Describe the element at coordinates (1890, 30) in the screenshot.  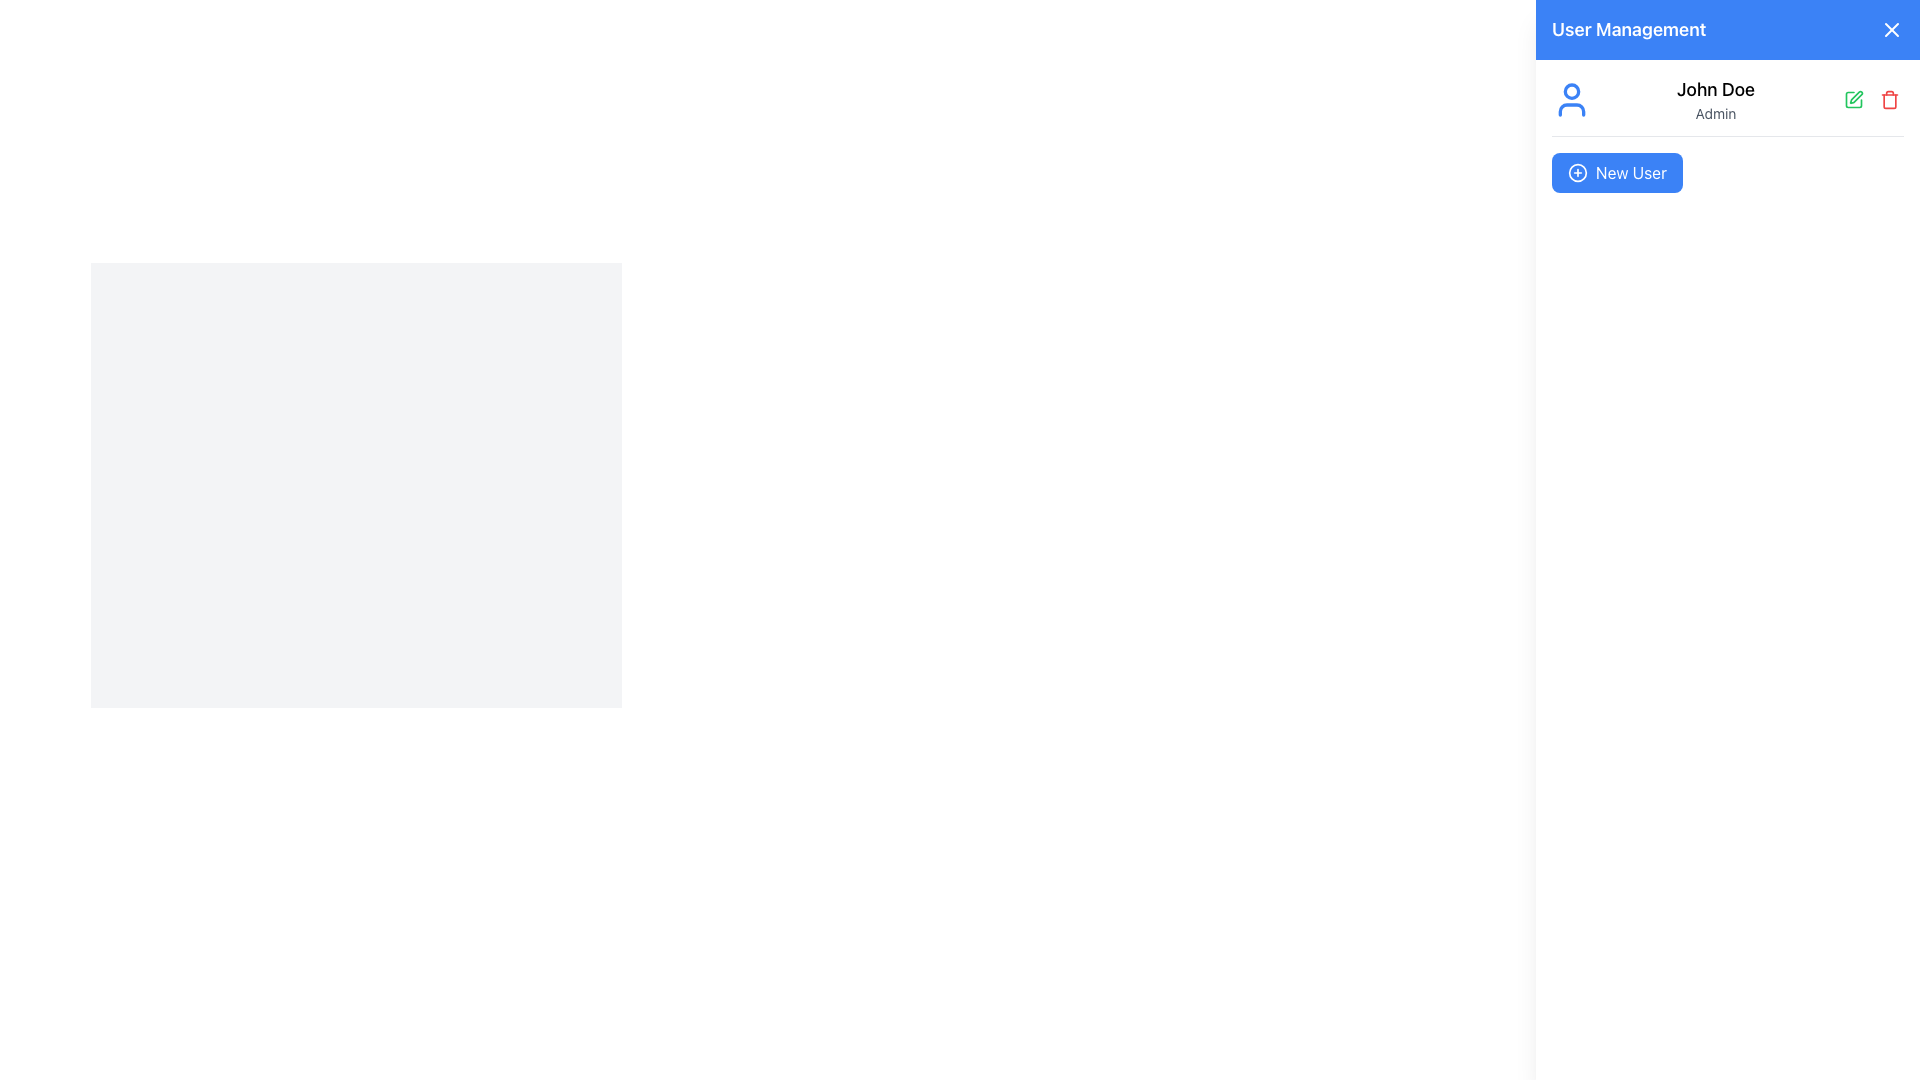
I see `the close button located in the top header, towards the far-right side` at that location.